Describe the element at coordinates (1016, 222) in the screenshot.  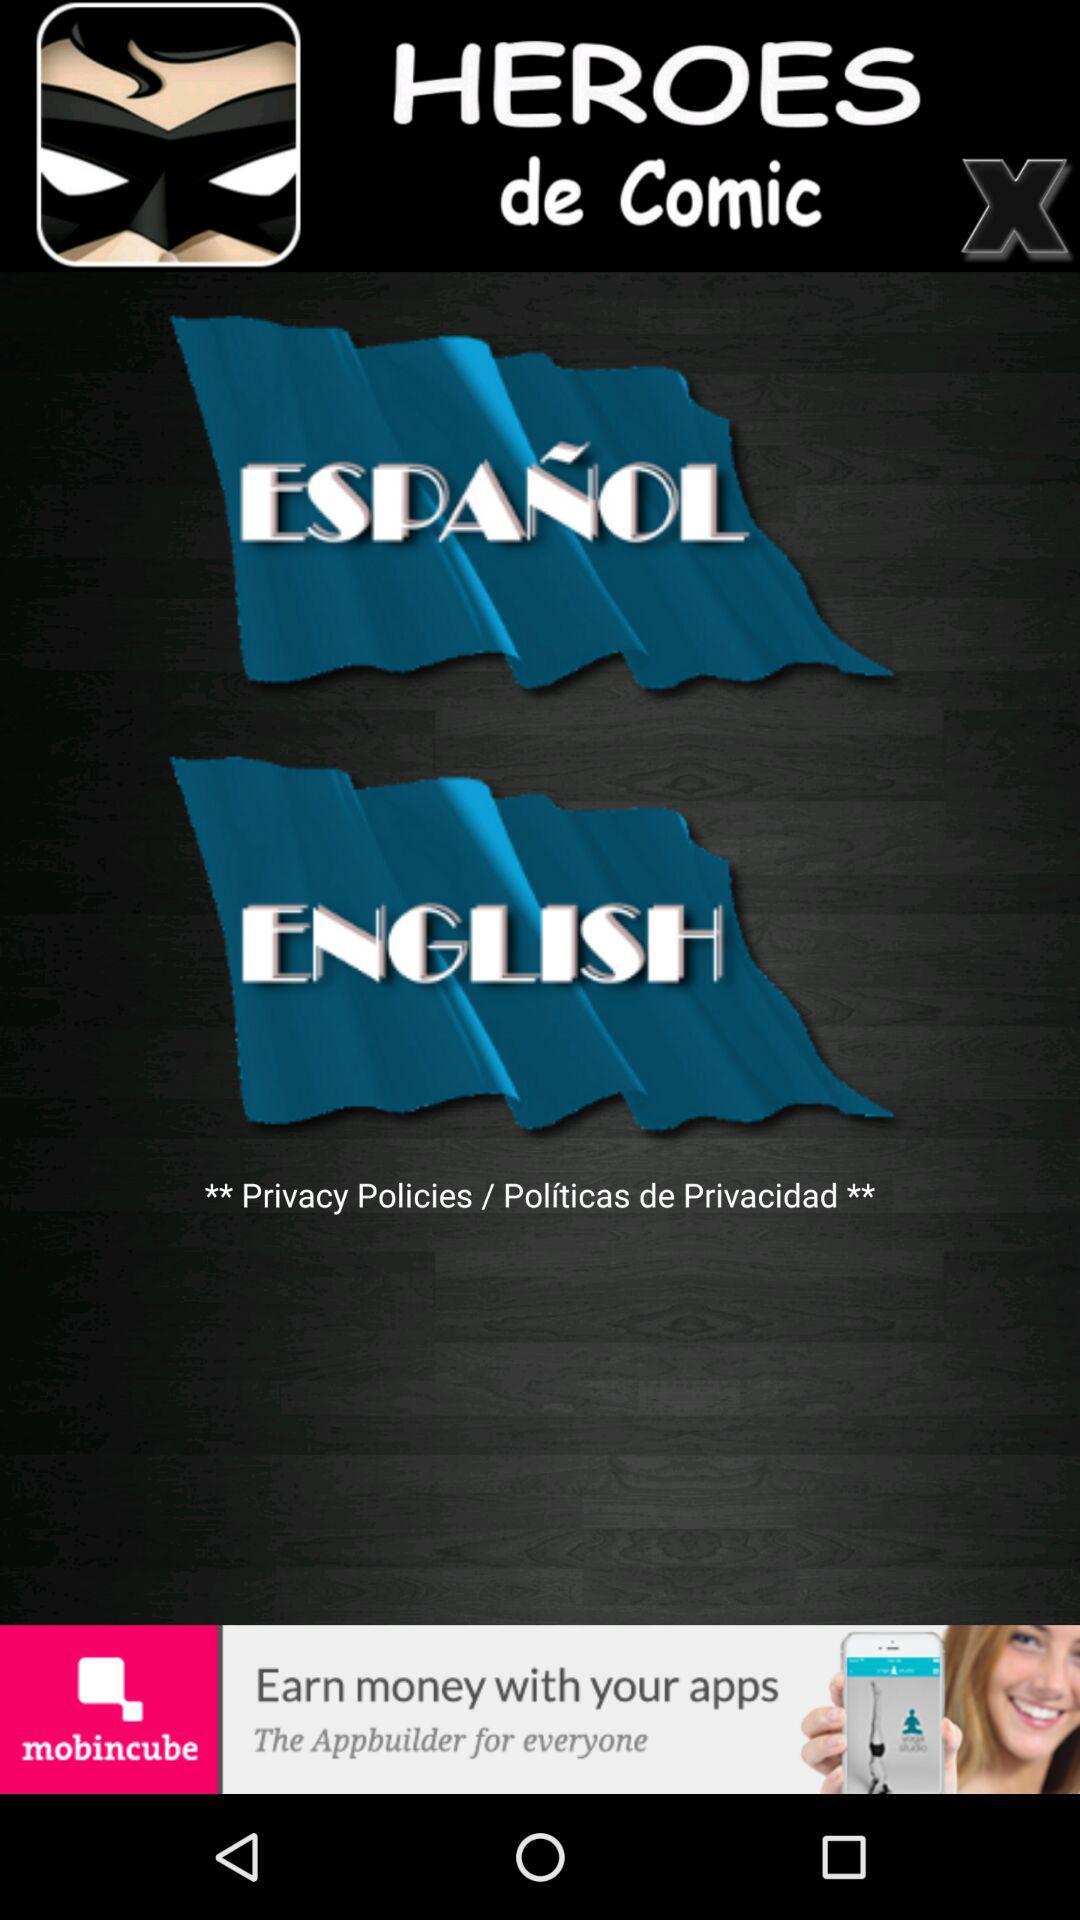
I see `the close icon` at that location.